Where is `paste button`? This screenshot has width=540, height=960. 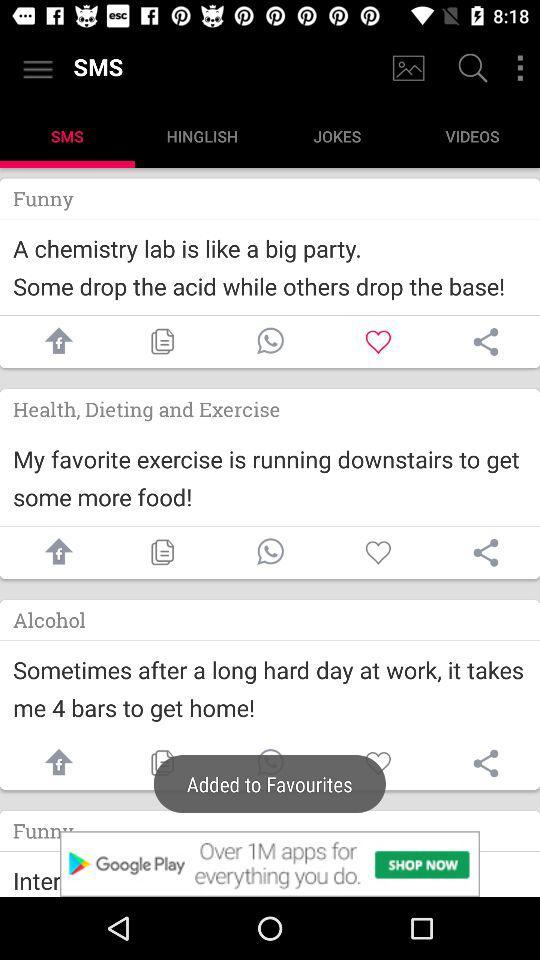
paste button is located at coordinates (161, 552).